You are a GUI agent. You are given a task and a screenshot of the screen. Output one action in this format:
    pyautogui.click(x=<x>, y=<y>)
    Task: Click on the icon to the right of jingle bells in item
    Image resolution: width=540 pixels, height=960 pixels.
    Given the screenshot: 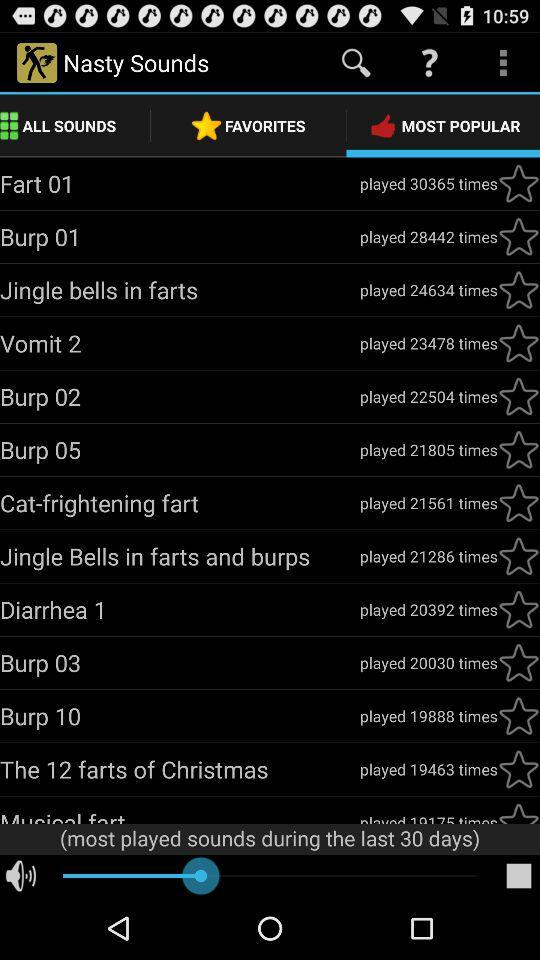 What is the action you would take?
    pyautogui.click(x=427, y=289)
    